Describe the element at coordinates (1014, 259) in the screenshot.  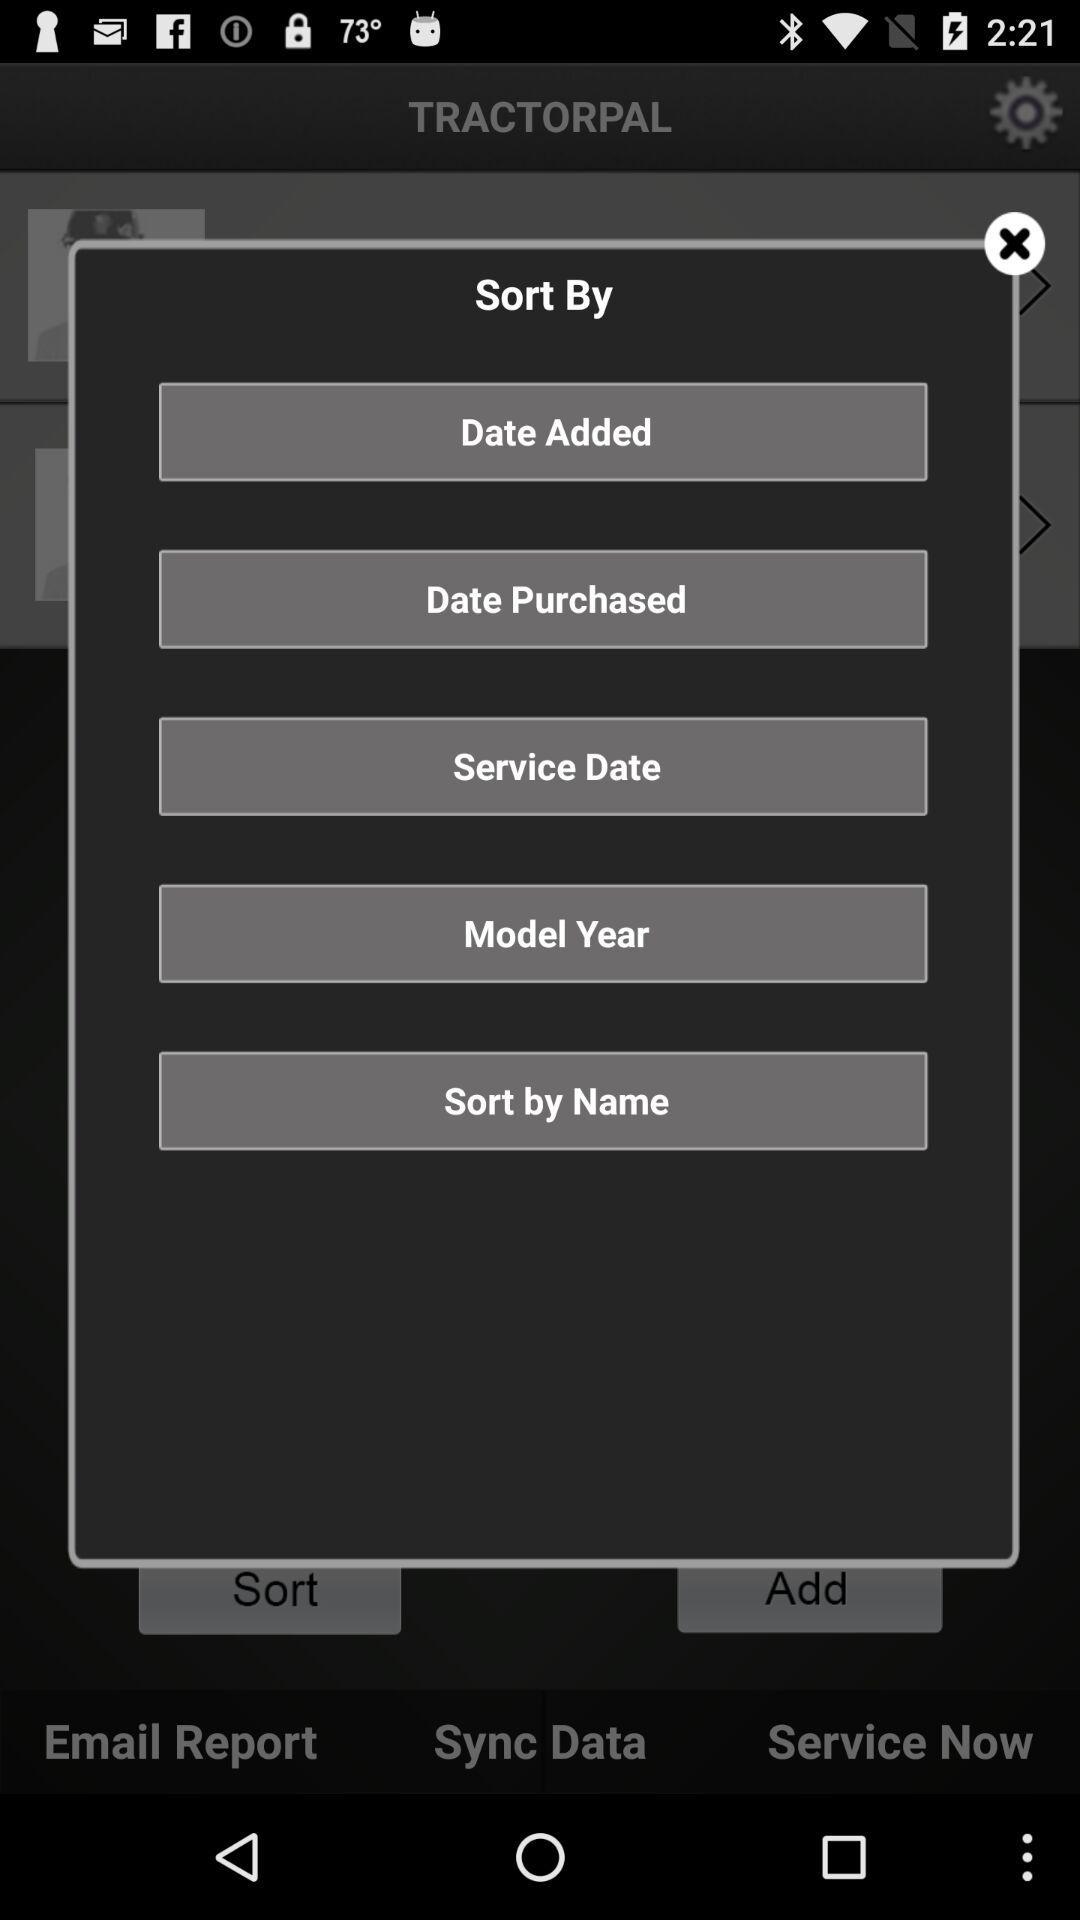
I see `the close icon` at that location.